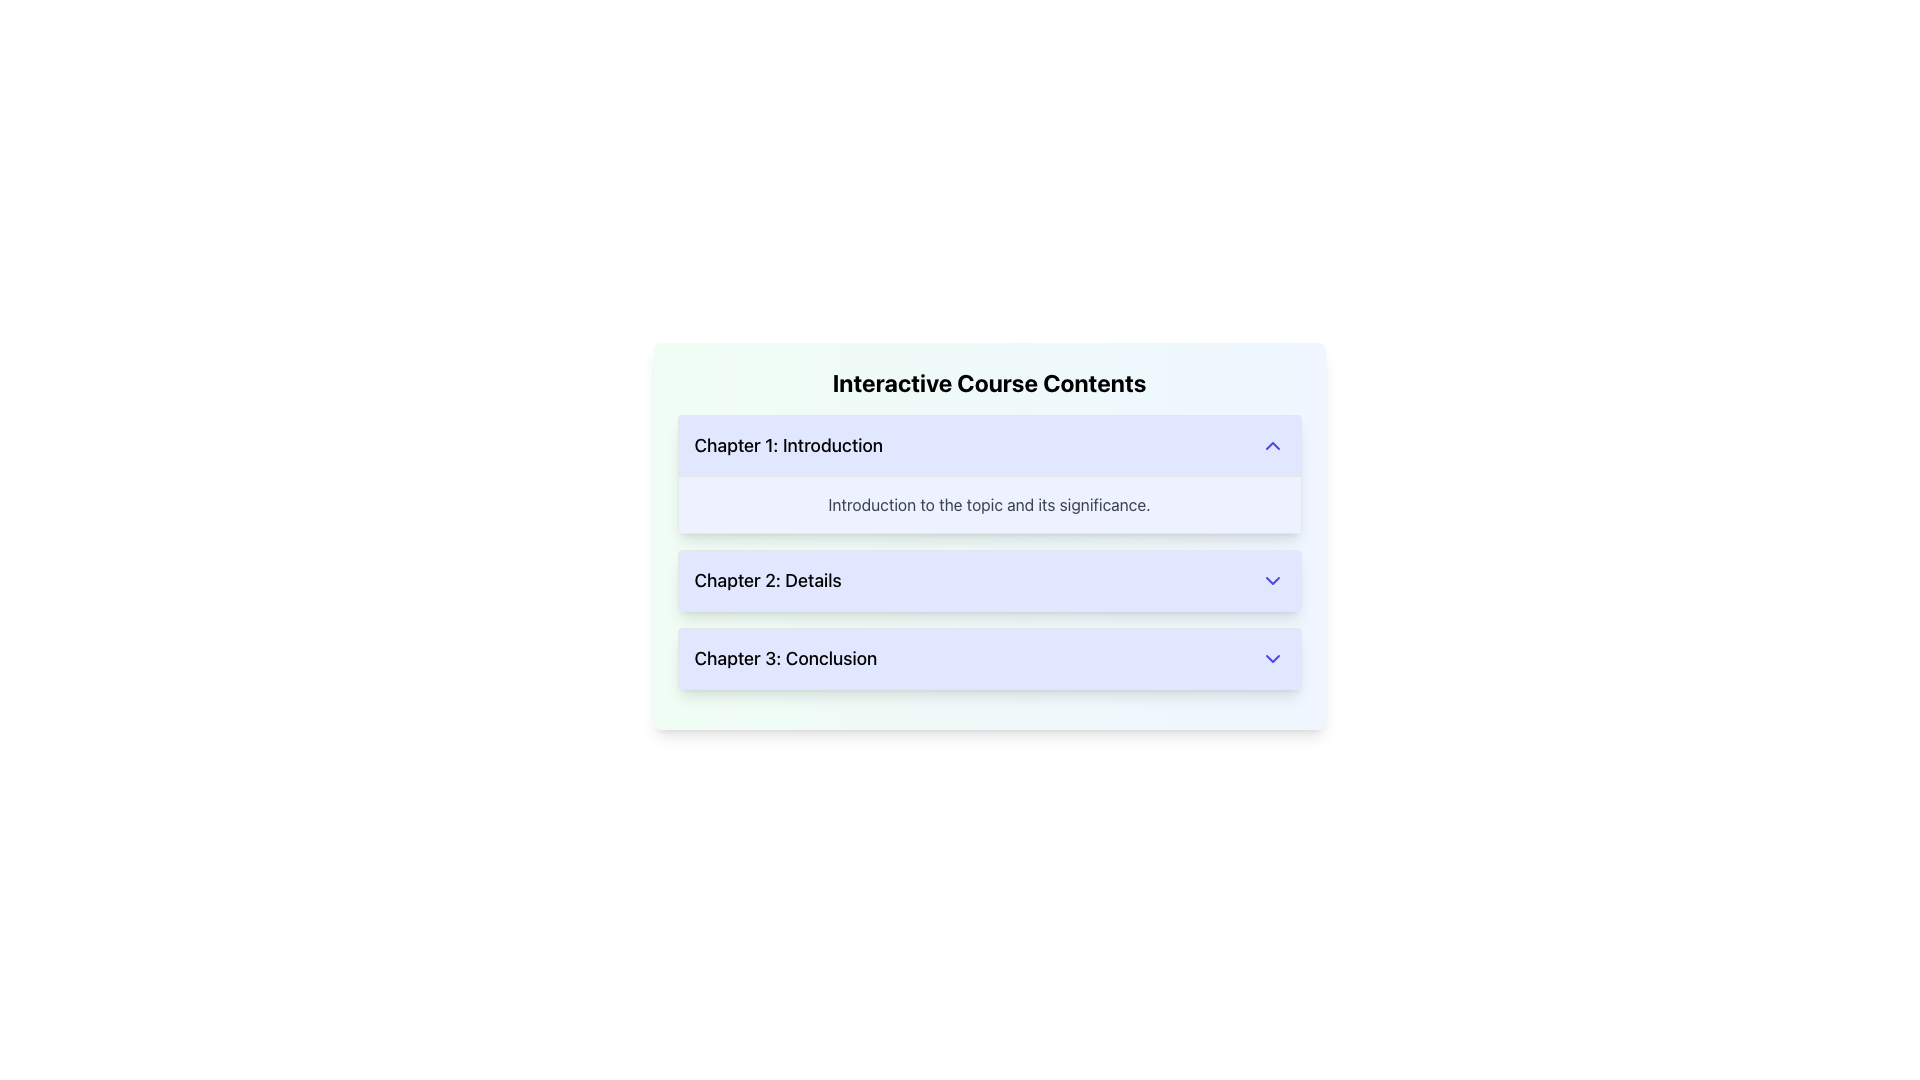 This screenshot has height=1080, width=1920. What do you see at coordinates (1271, 581) in the screenshot?
I see `the downward-pointing chevron icon styled in bold indigo blue, located to the right of 'Chapter 2: Details'` at bounding box center [1271, 581].